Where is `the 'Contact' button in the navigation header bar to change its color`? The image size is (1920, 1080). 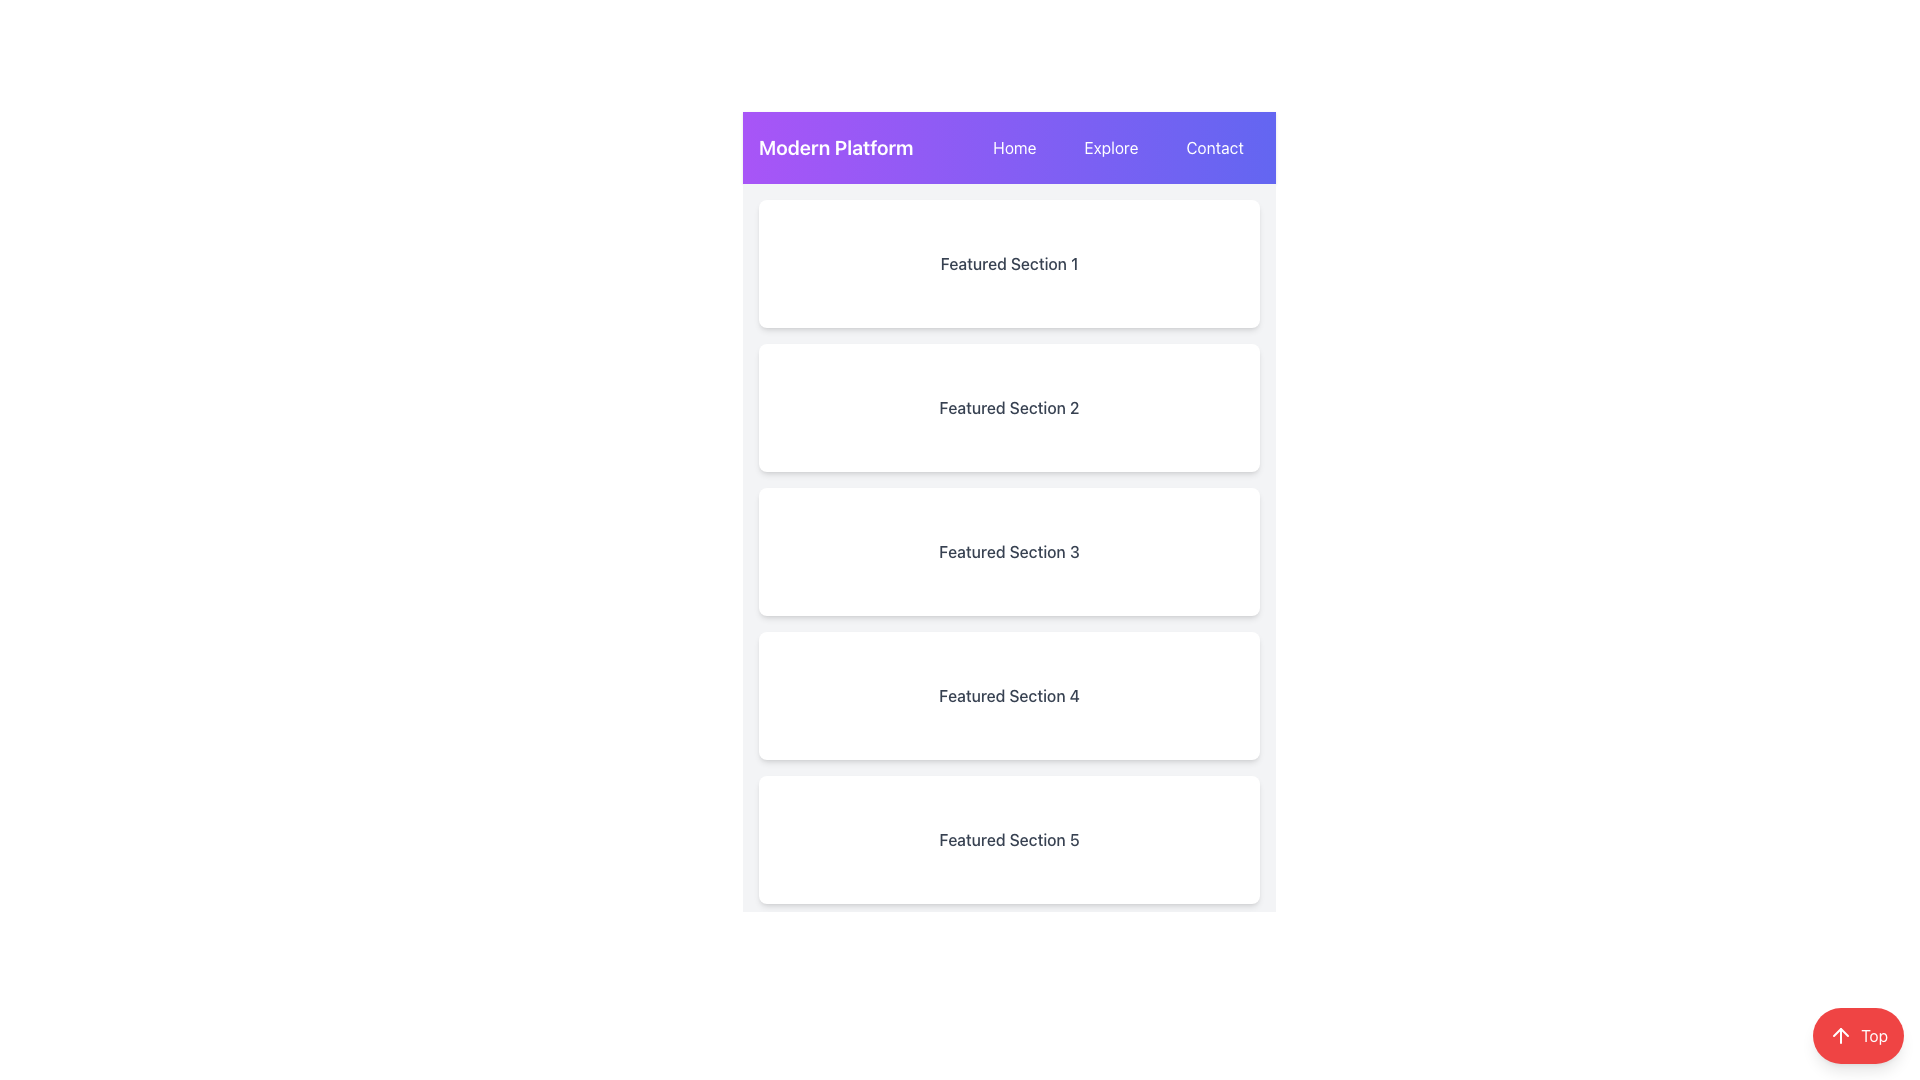 the 'Contact' button in the navigation header bar to change its color is located at coordinates (1214, 146).